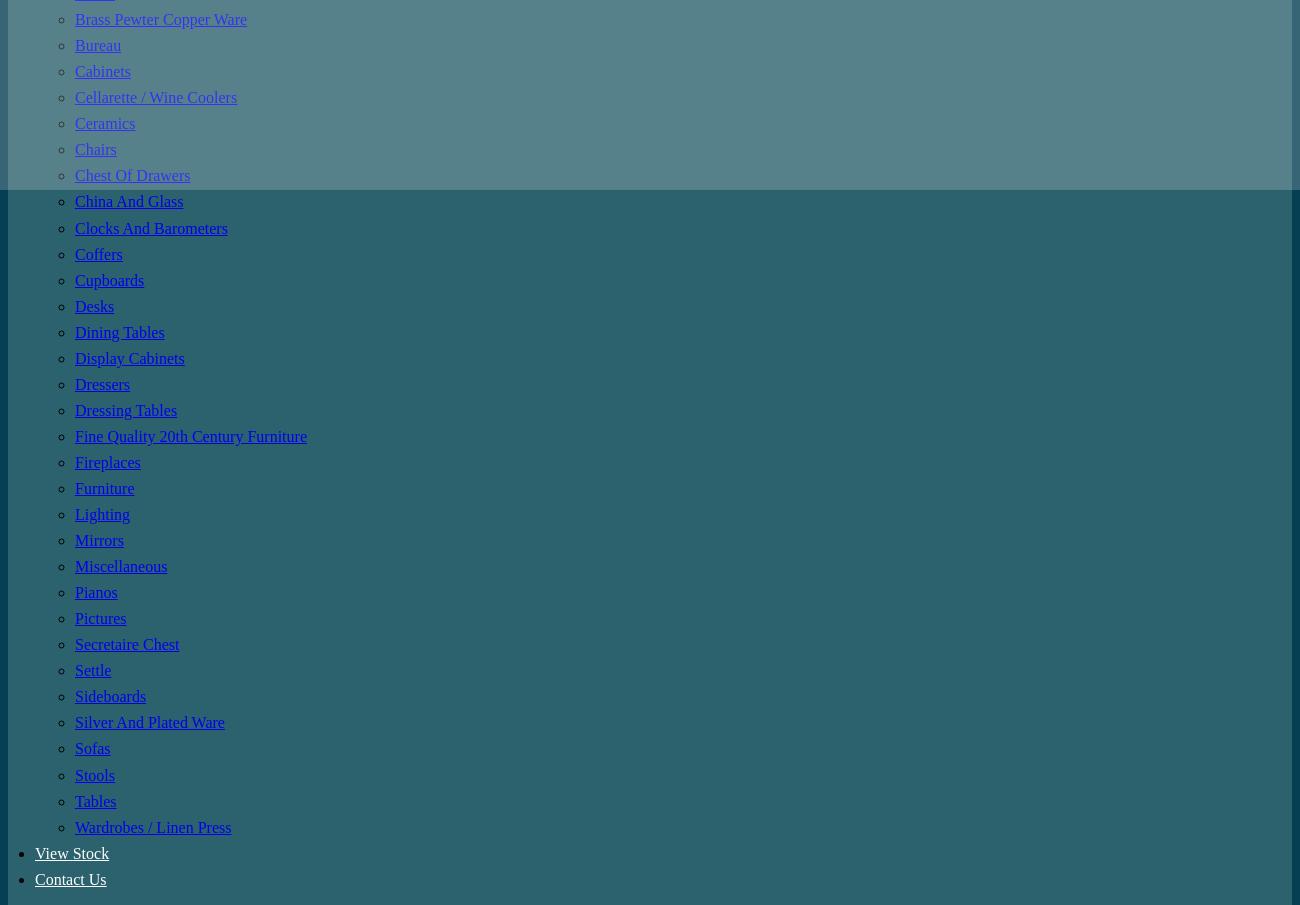 This screenshot has height=905, width=1300. I want to click on 'Coffers', so click(98, 253).